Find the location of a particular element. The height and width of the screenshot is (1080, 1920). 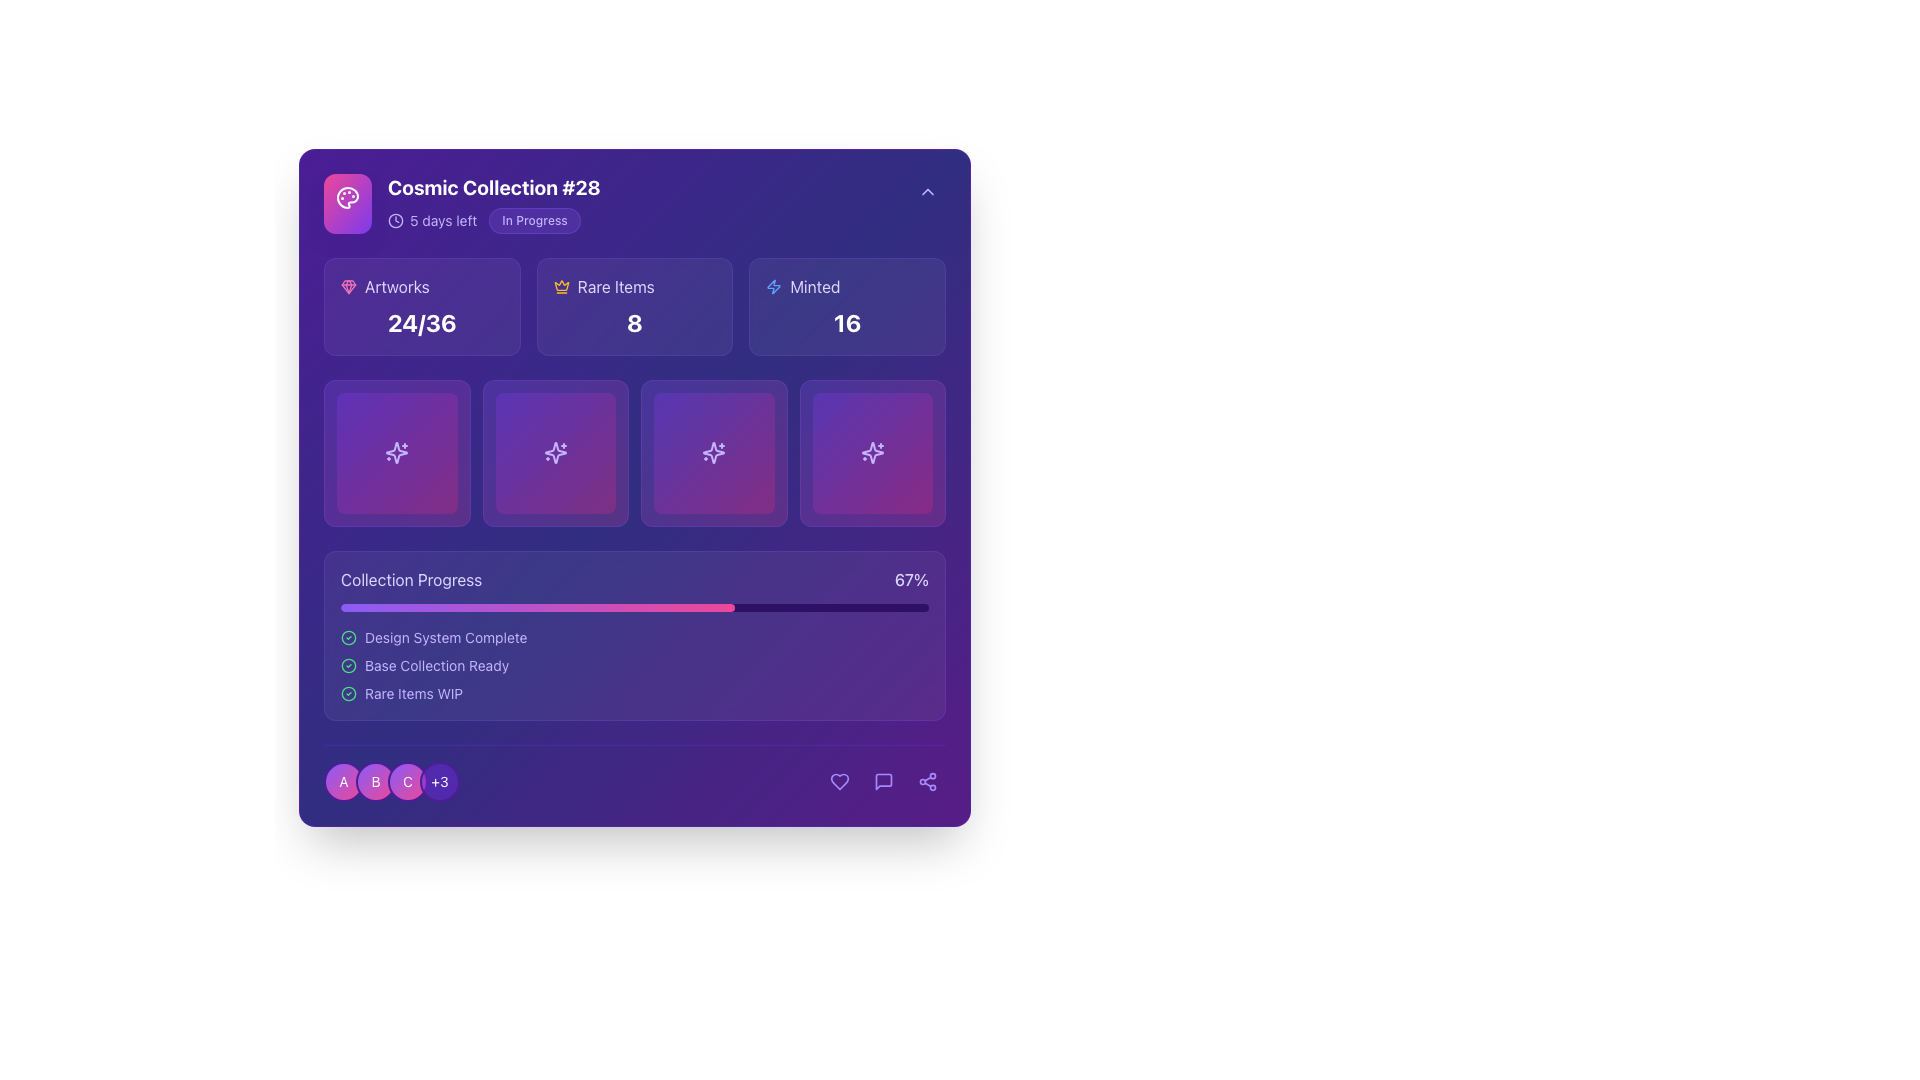

the second selectable card element with a gradient background transitioning from violet to pink, which features a central sparkles icon styled in light violet is located at coordinates (555, 453).